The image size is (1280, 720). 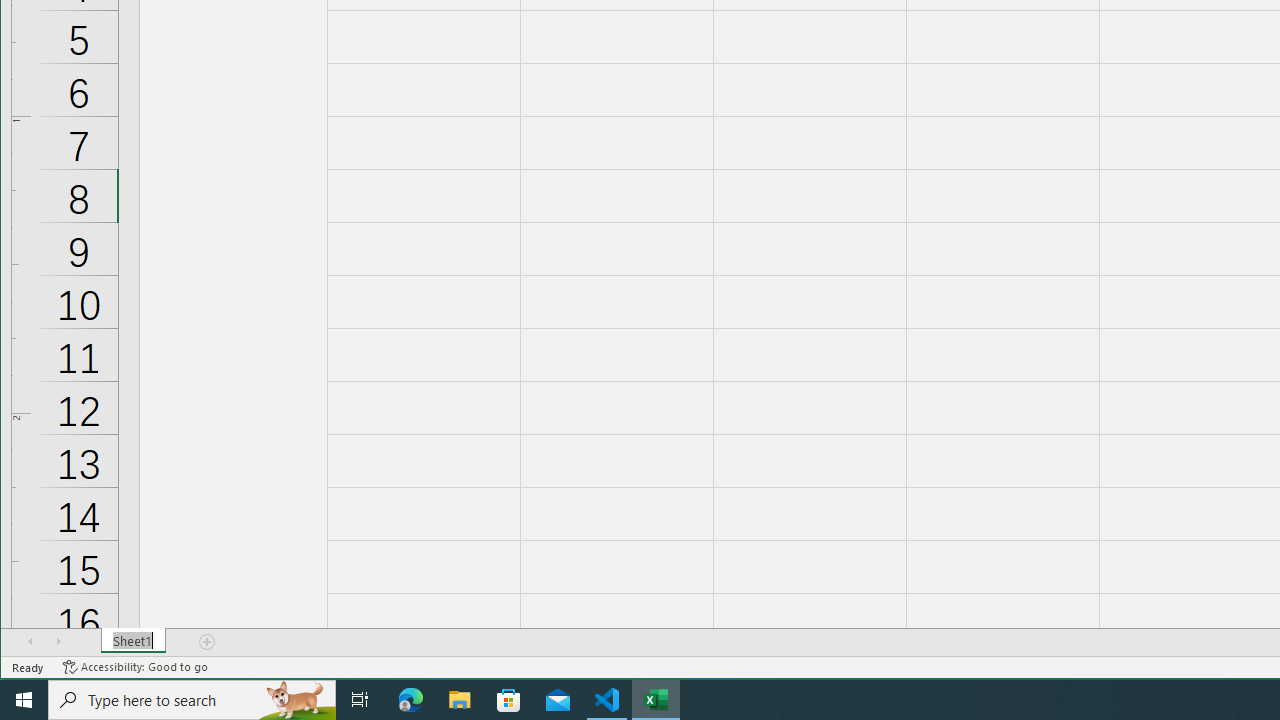 What do you see at coordinates (606, 698) in the screenshot?
I see `'Visual Studio Code - 1 running window'` at bounding box center [606, 698].